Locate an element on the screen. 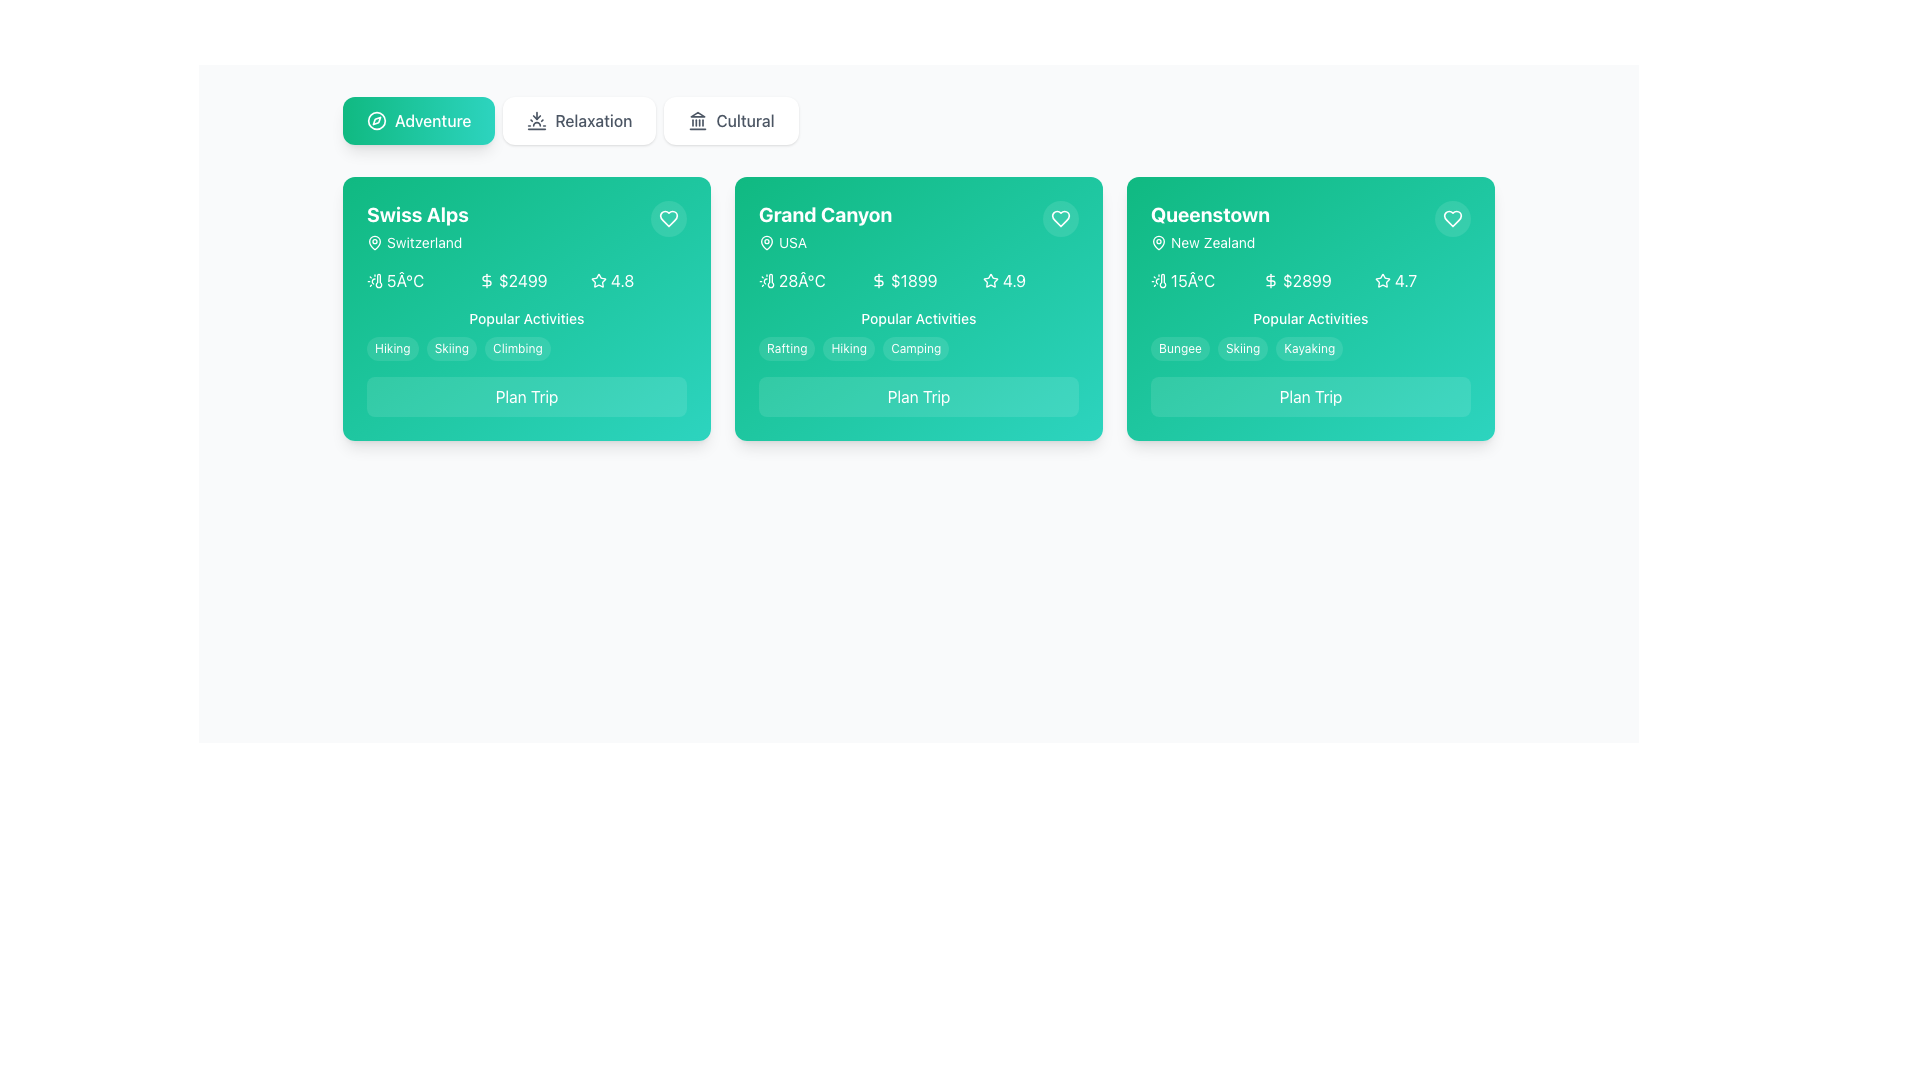 The width and height of the screenshot is (1920, 1080). the third button in the horizontal list to filter content by cultural-based activities is located at coordinates (730, 120).